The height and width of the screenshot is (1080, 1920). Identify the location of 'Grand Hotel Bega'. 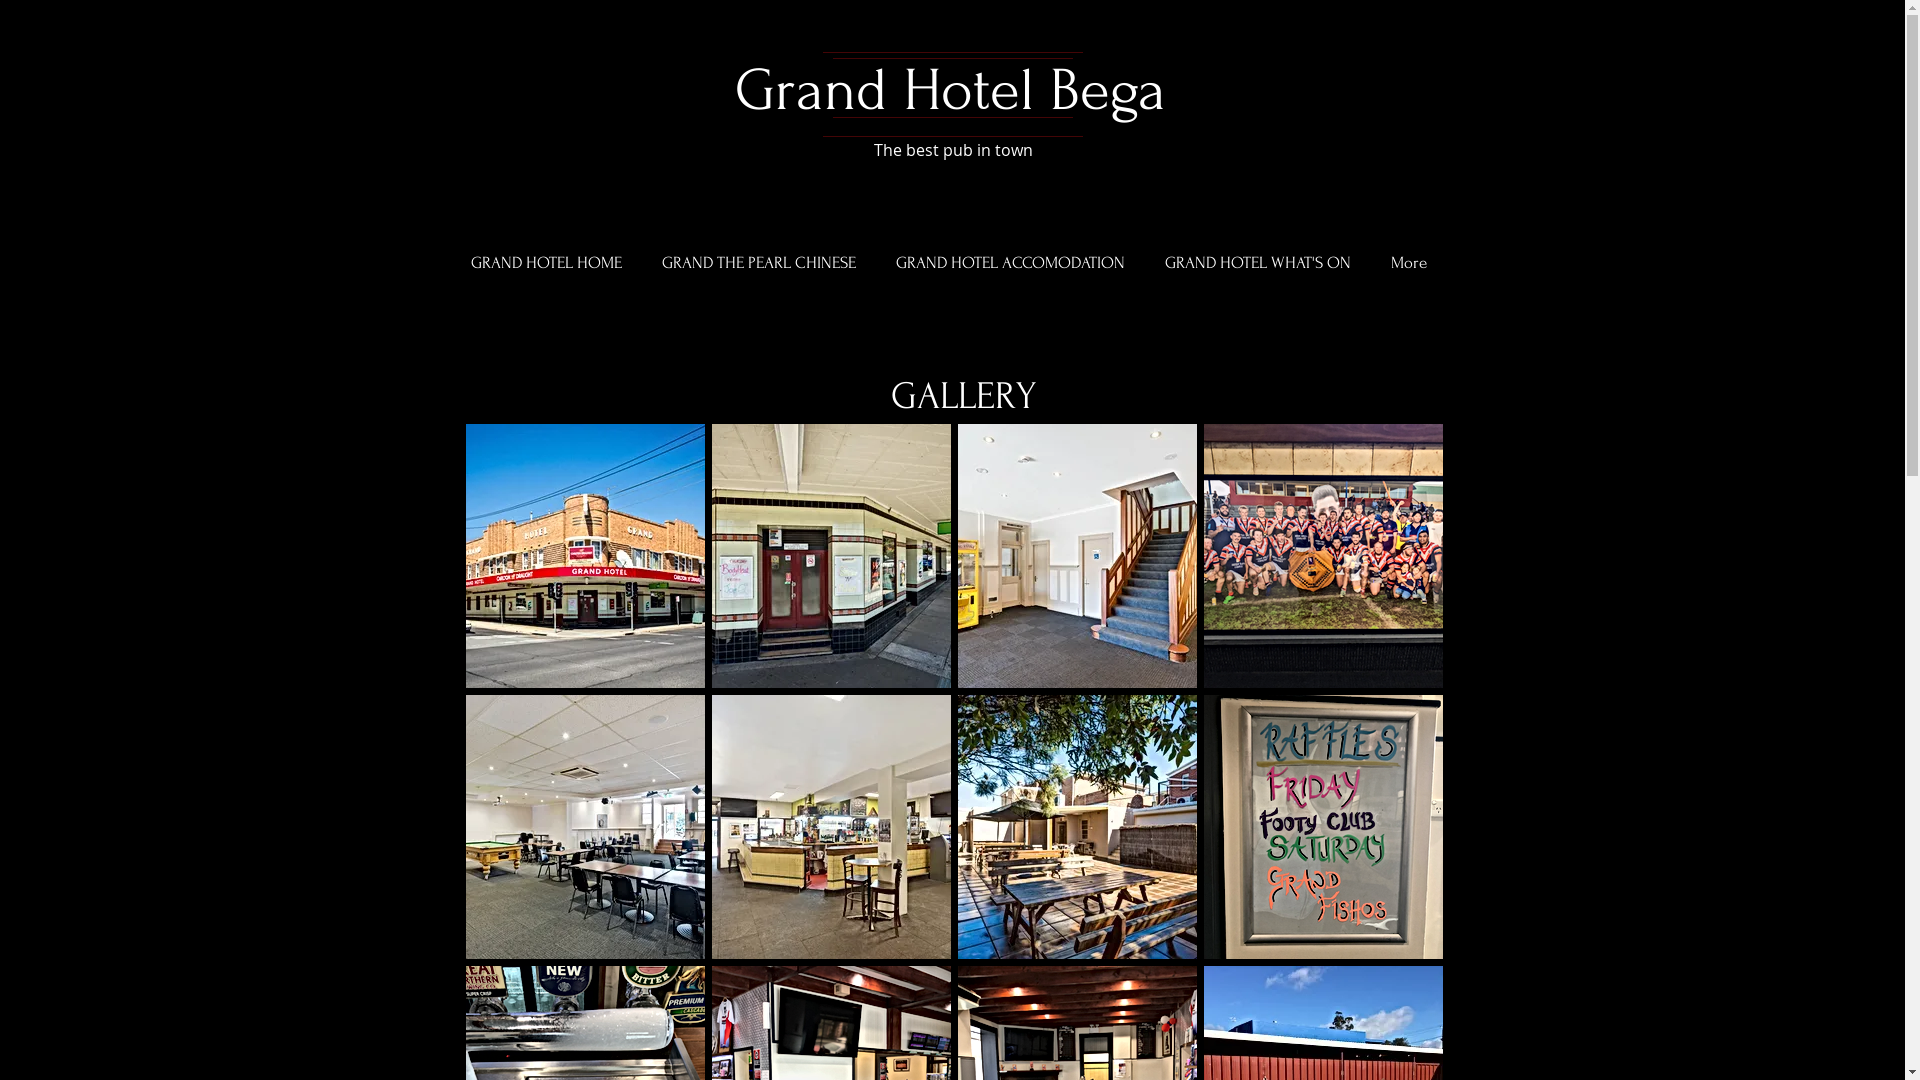
(948, 90).